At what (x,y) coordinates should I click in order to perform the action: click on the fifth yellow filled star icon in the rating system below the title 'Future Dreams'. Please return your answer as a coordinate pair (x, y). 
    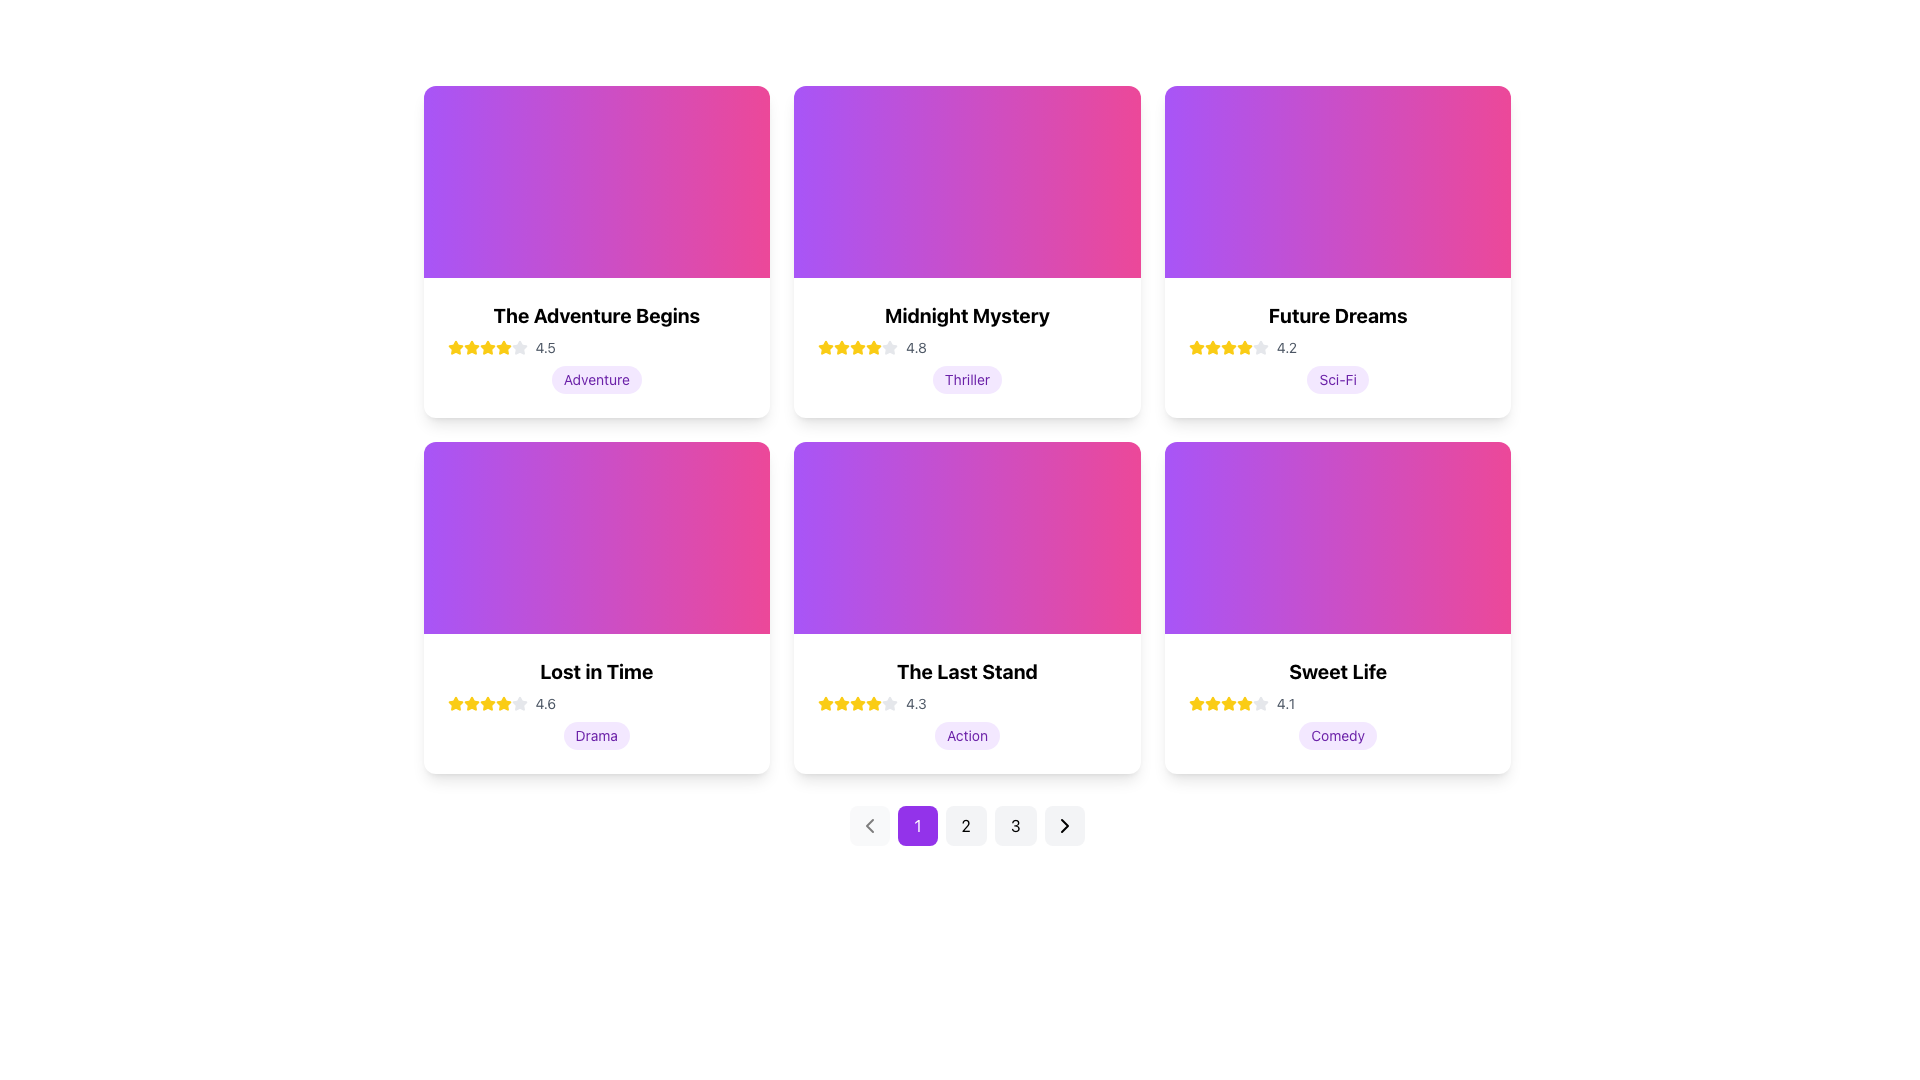
    Looking at the image, I should click on (1243, 346).